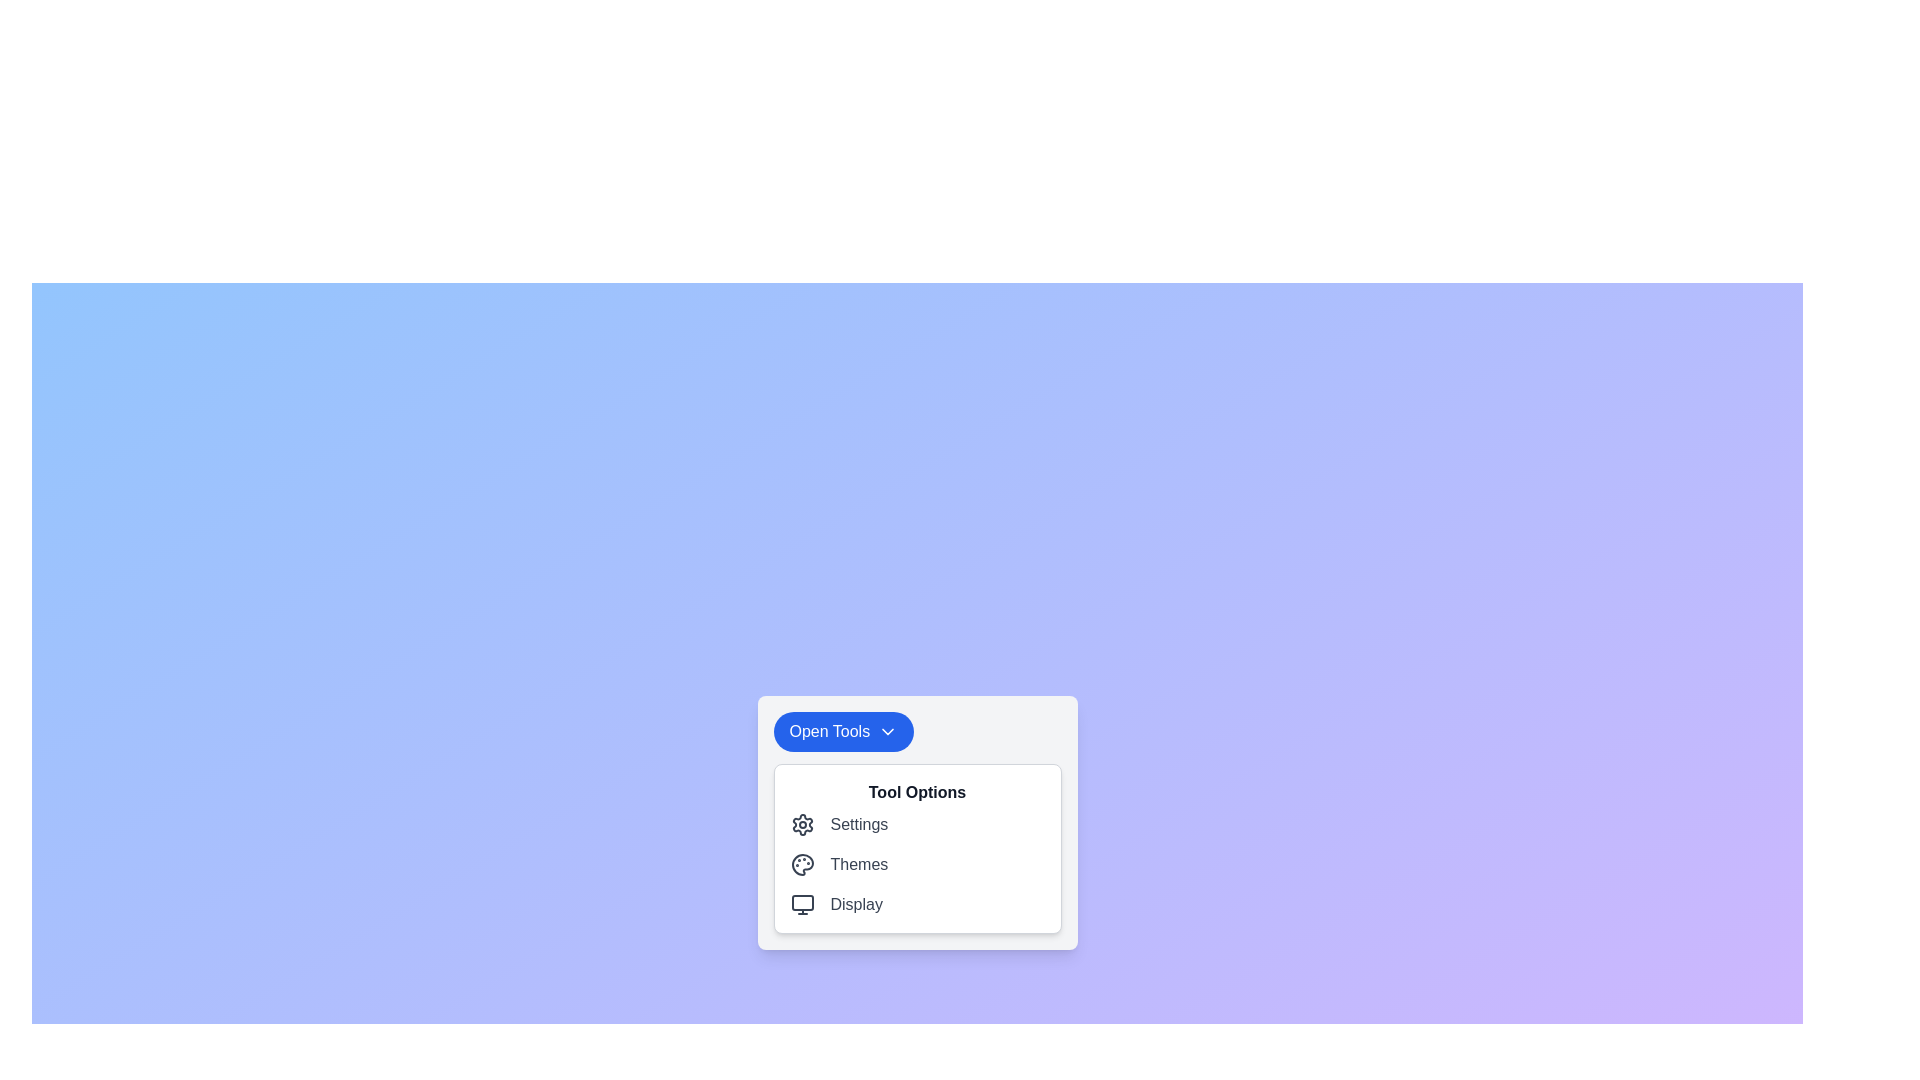  Describe the element at coordinates (802, 825) in the screenshot. I see `the gear/cog icon symbolizing settings` at that location.